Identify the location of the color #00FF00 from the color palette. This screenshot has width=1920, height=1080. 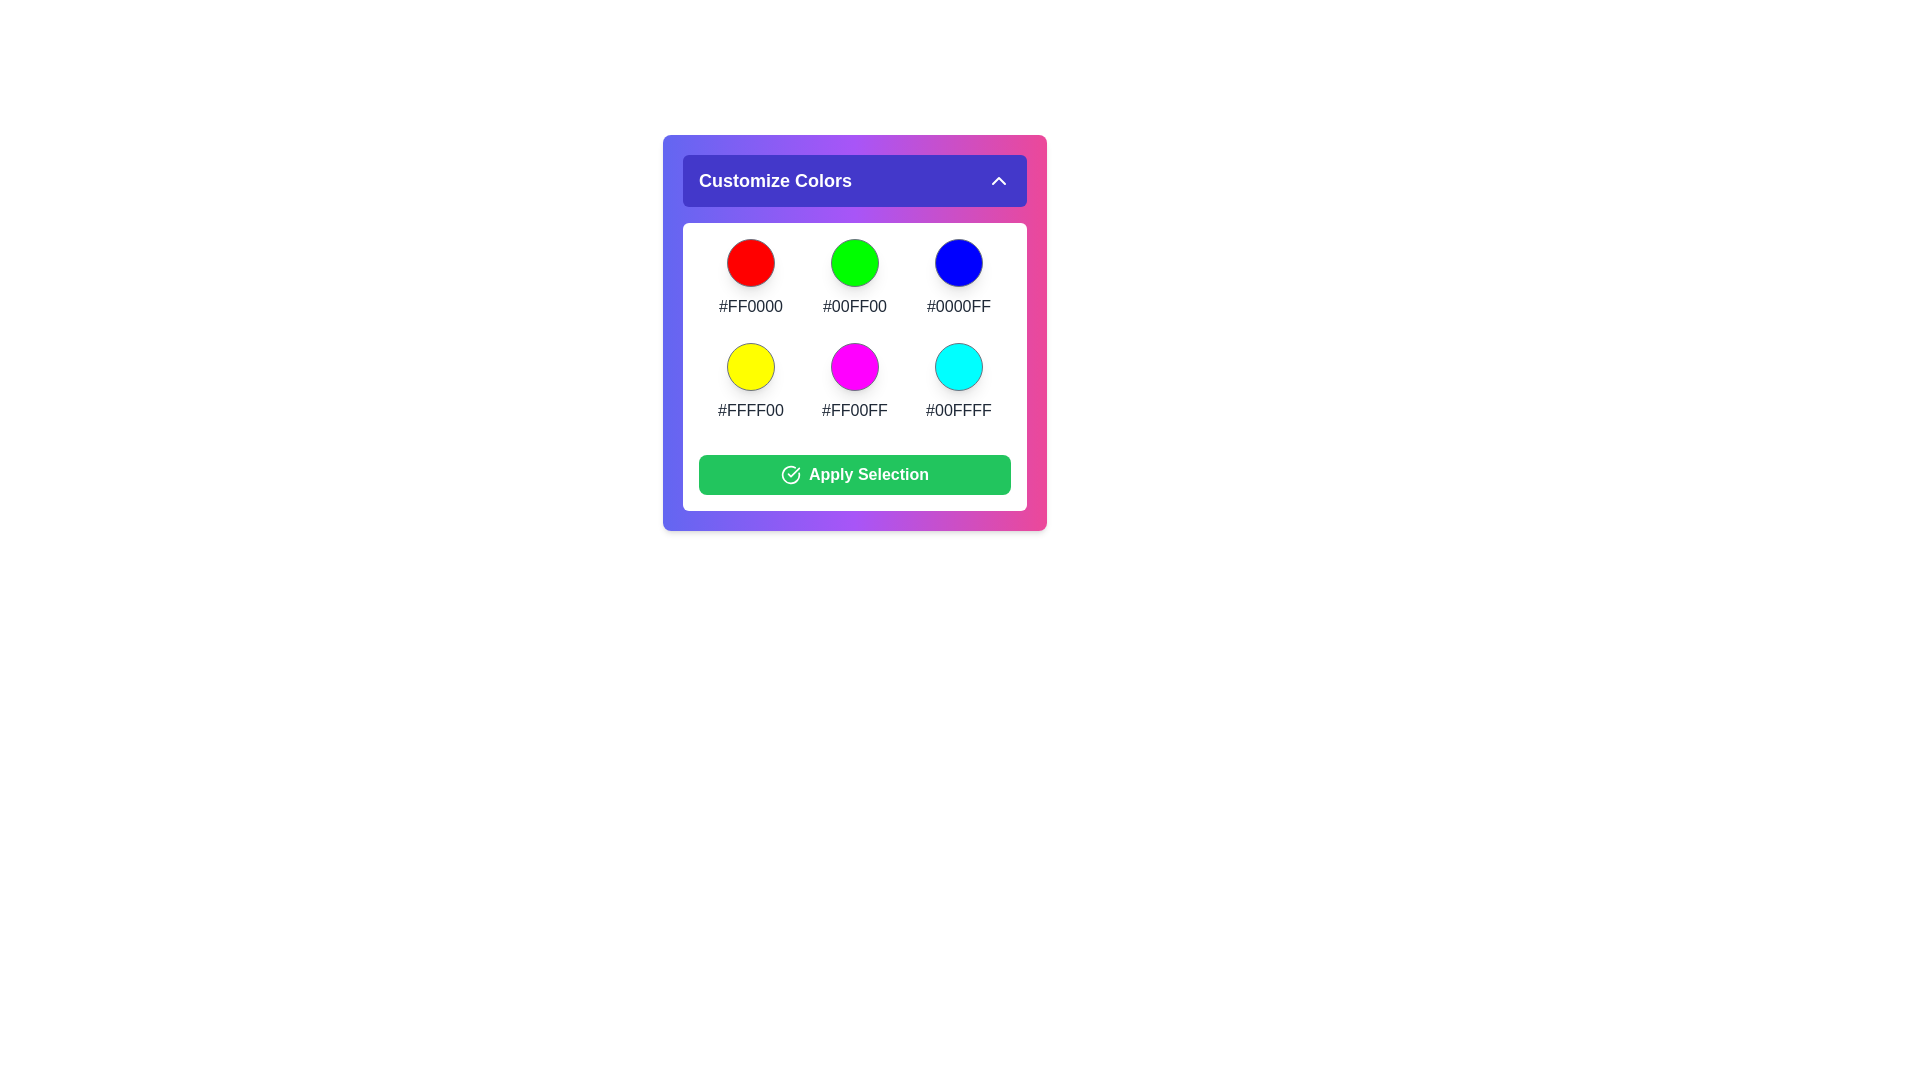
(854, 261).